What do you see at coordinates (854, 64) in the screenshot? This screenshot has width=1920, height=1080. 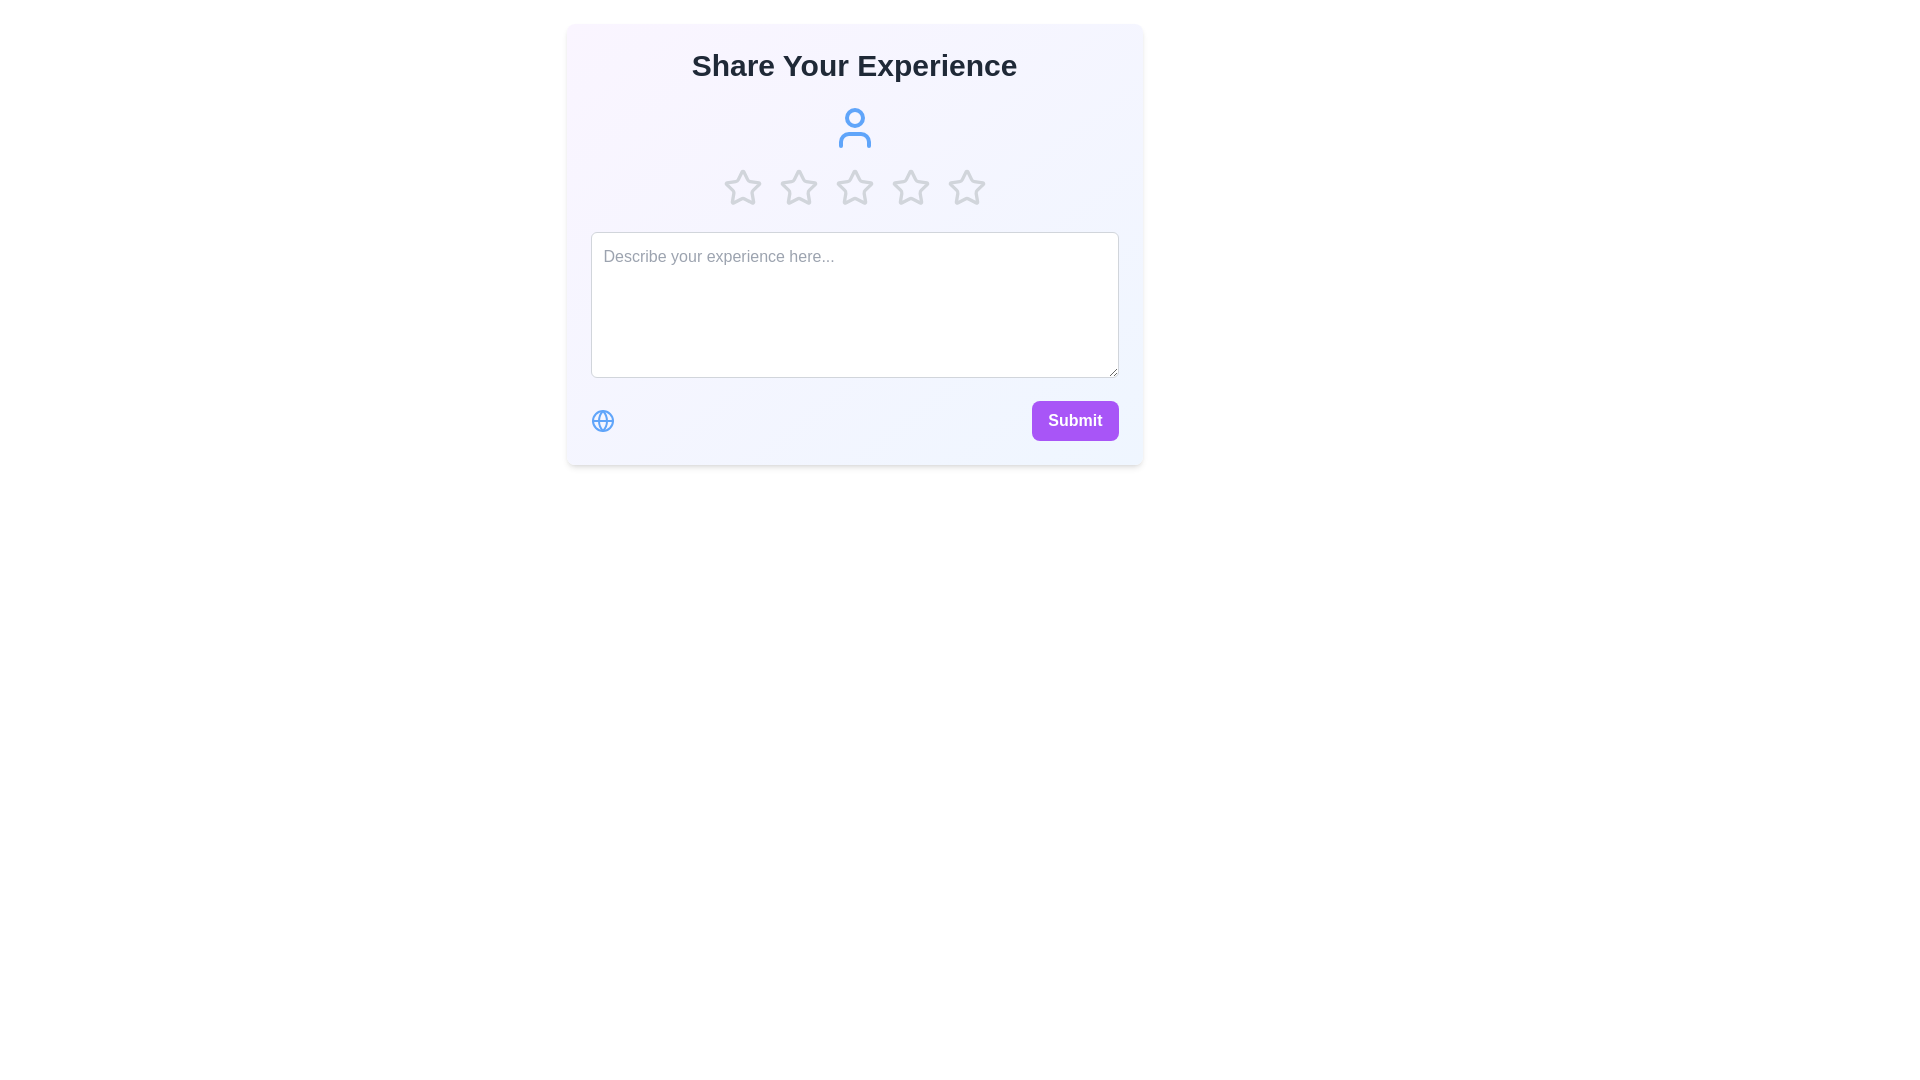 I see `the prominent heading labeled 'Share Your Experience', which is displayed in a large, bold font at the top center of the interface` at bounding box center [854, 64].